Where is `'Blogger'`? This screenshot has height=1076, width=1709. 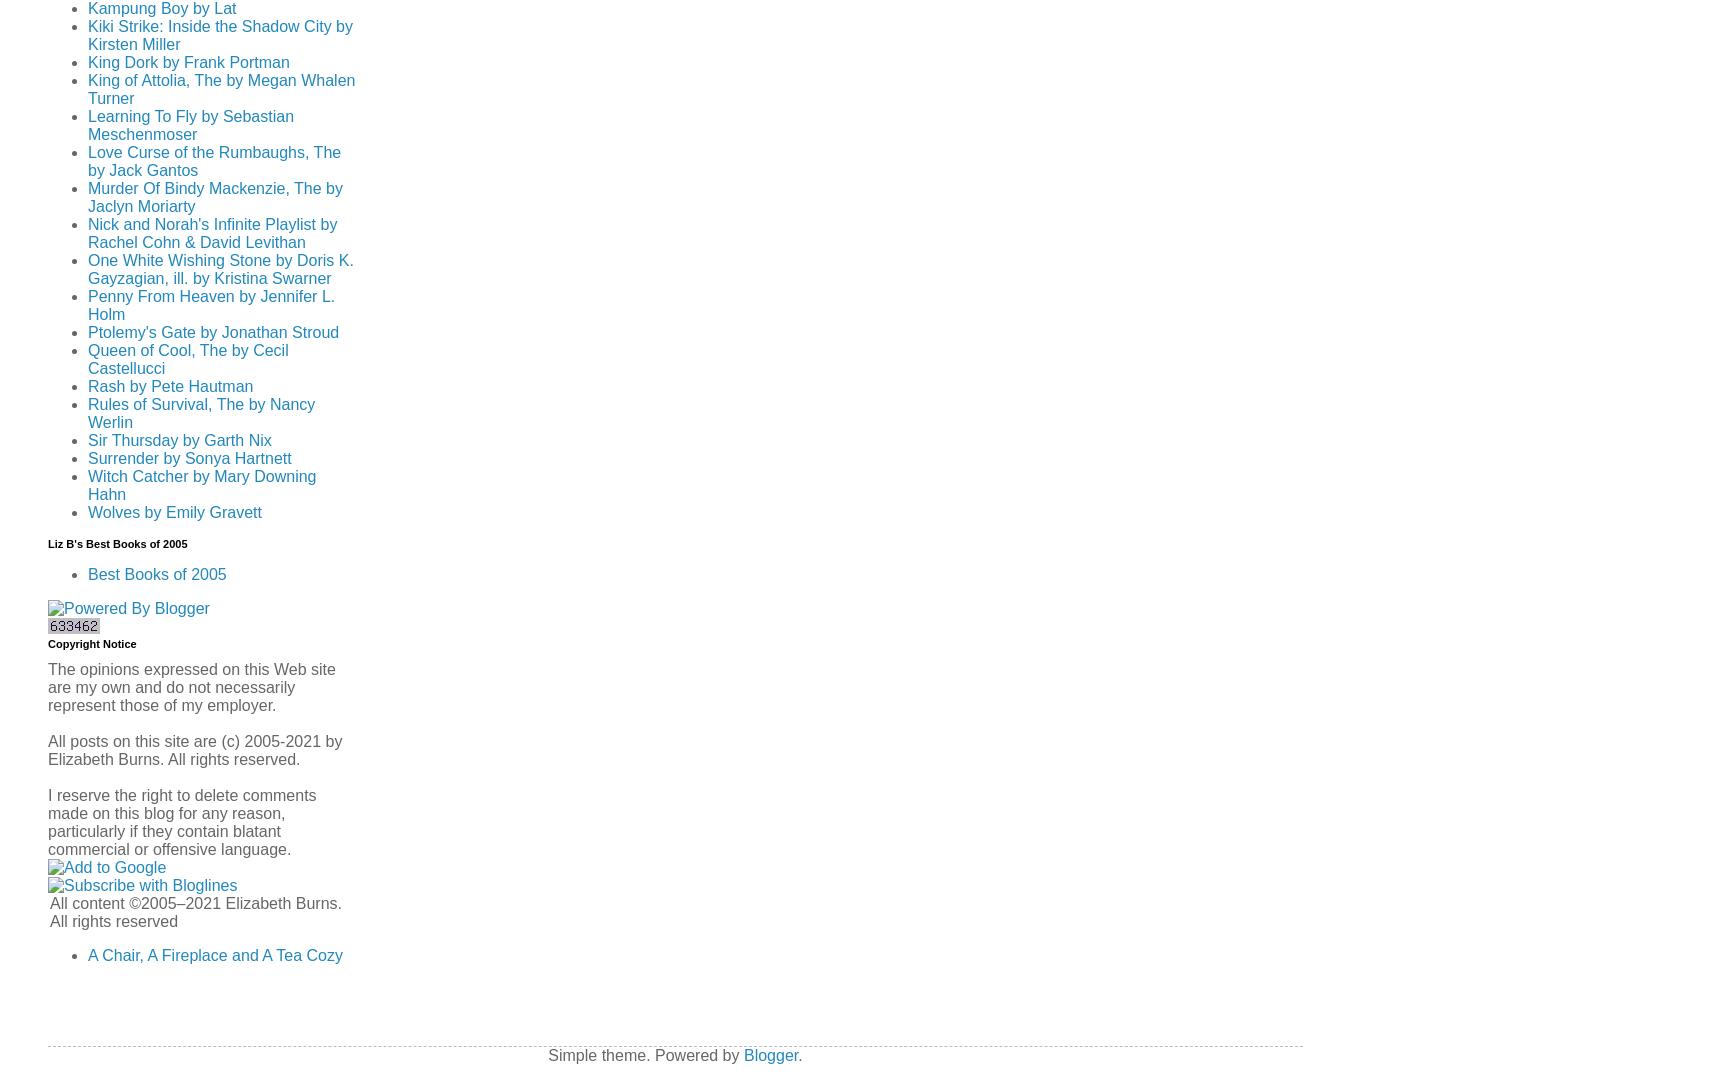
'Blogger' is located at coordinates (769, 1055).